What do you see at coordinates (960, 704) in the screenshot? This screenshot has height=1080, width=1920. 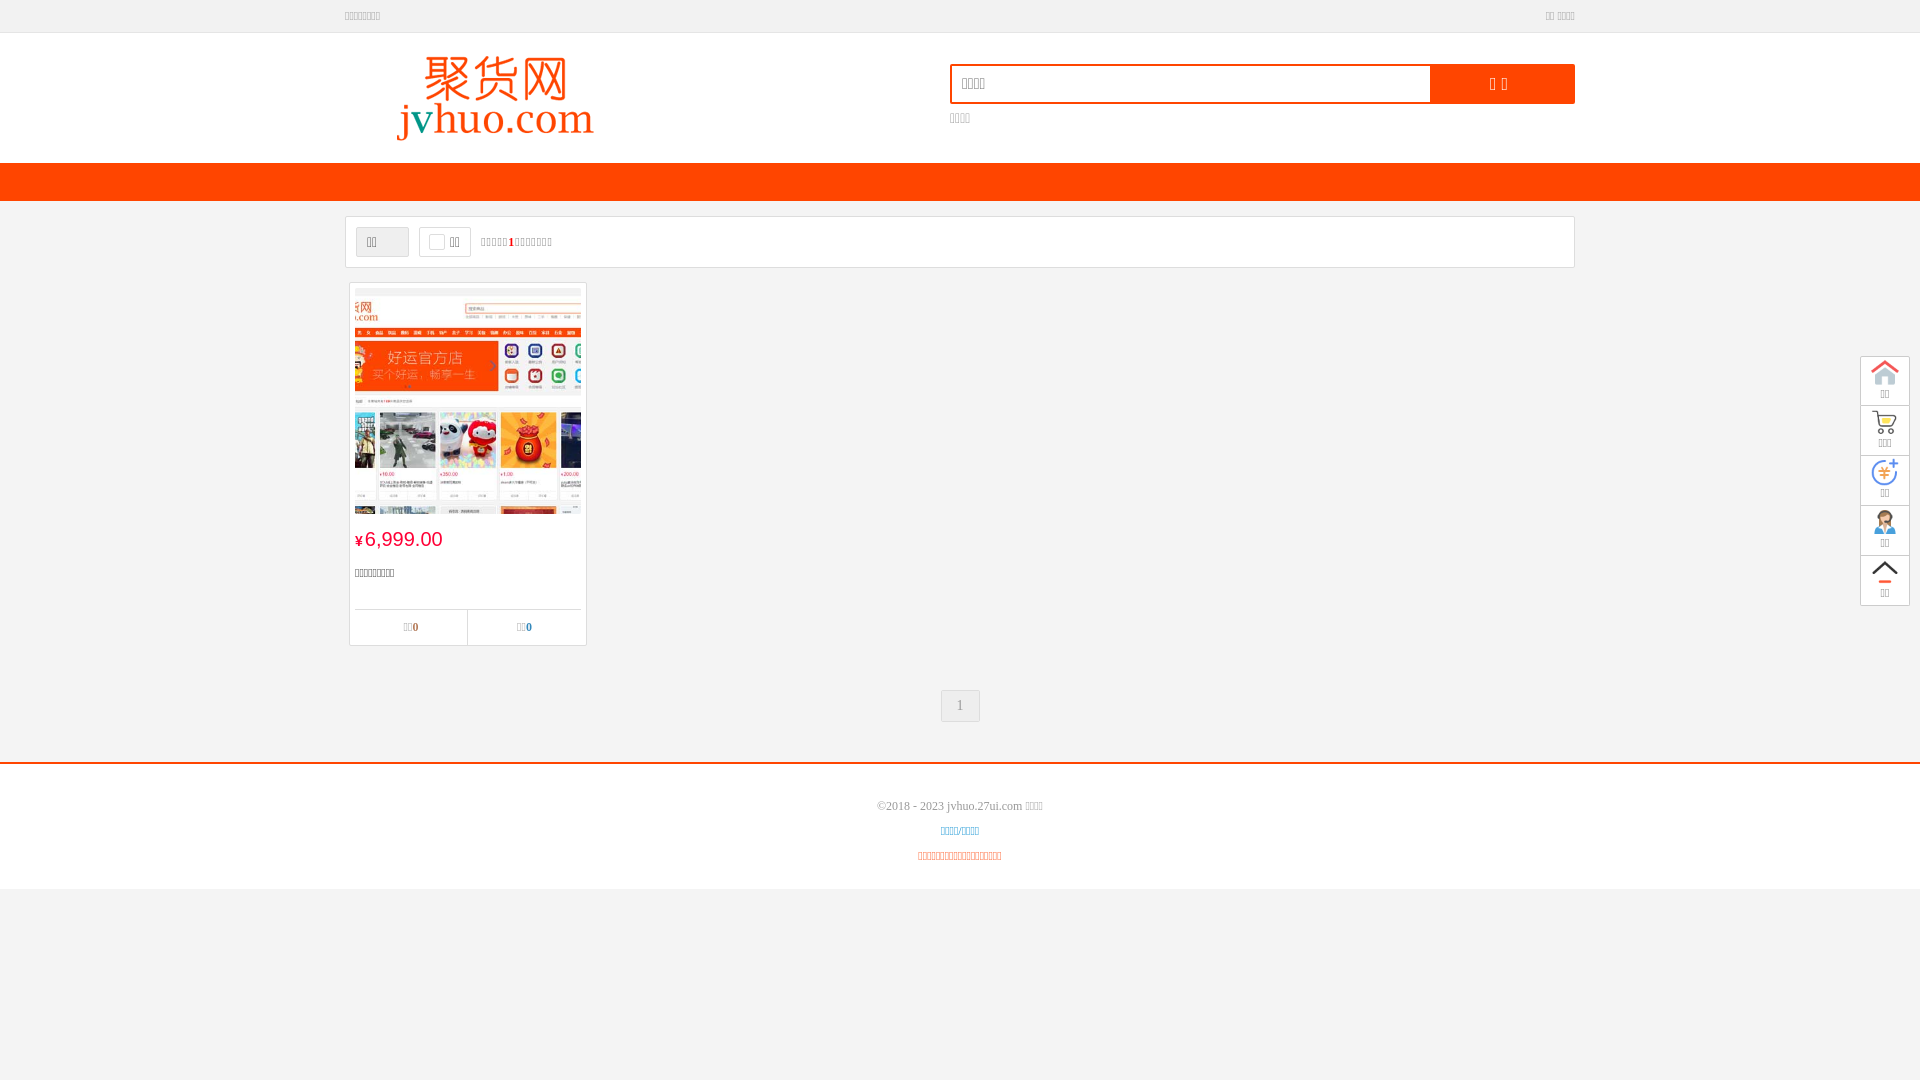 I see `'1'` at bounding box center [960, 704].